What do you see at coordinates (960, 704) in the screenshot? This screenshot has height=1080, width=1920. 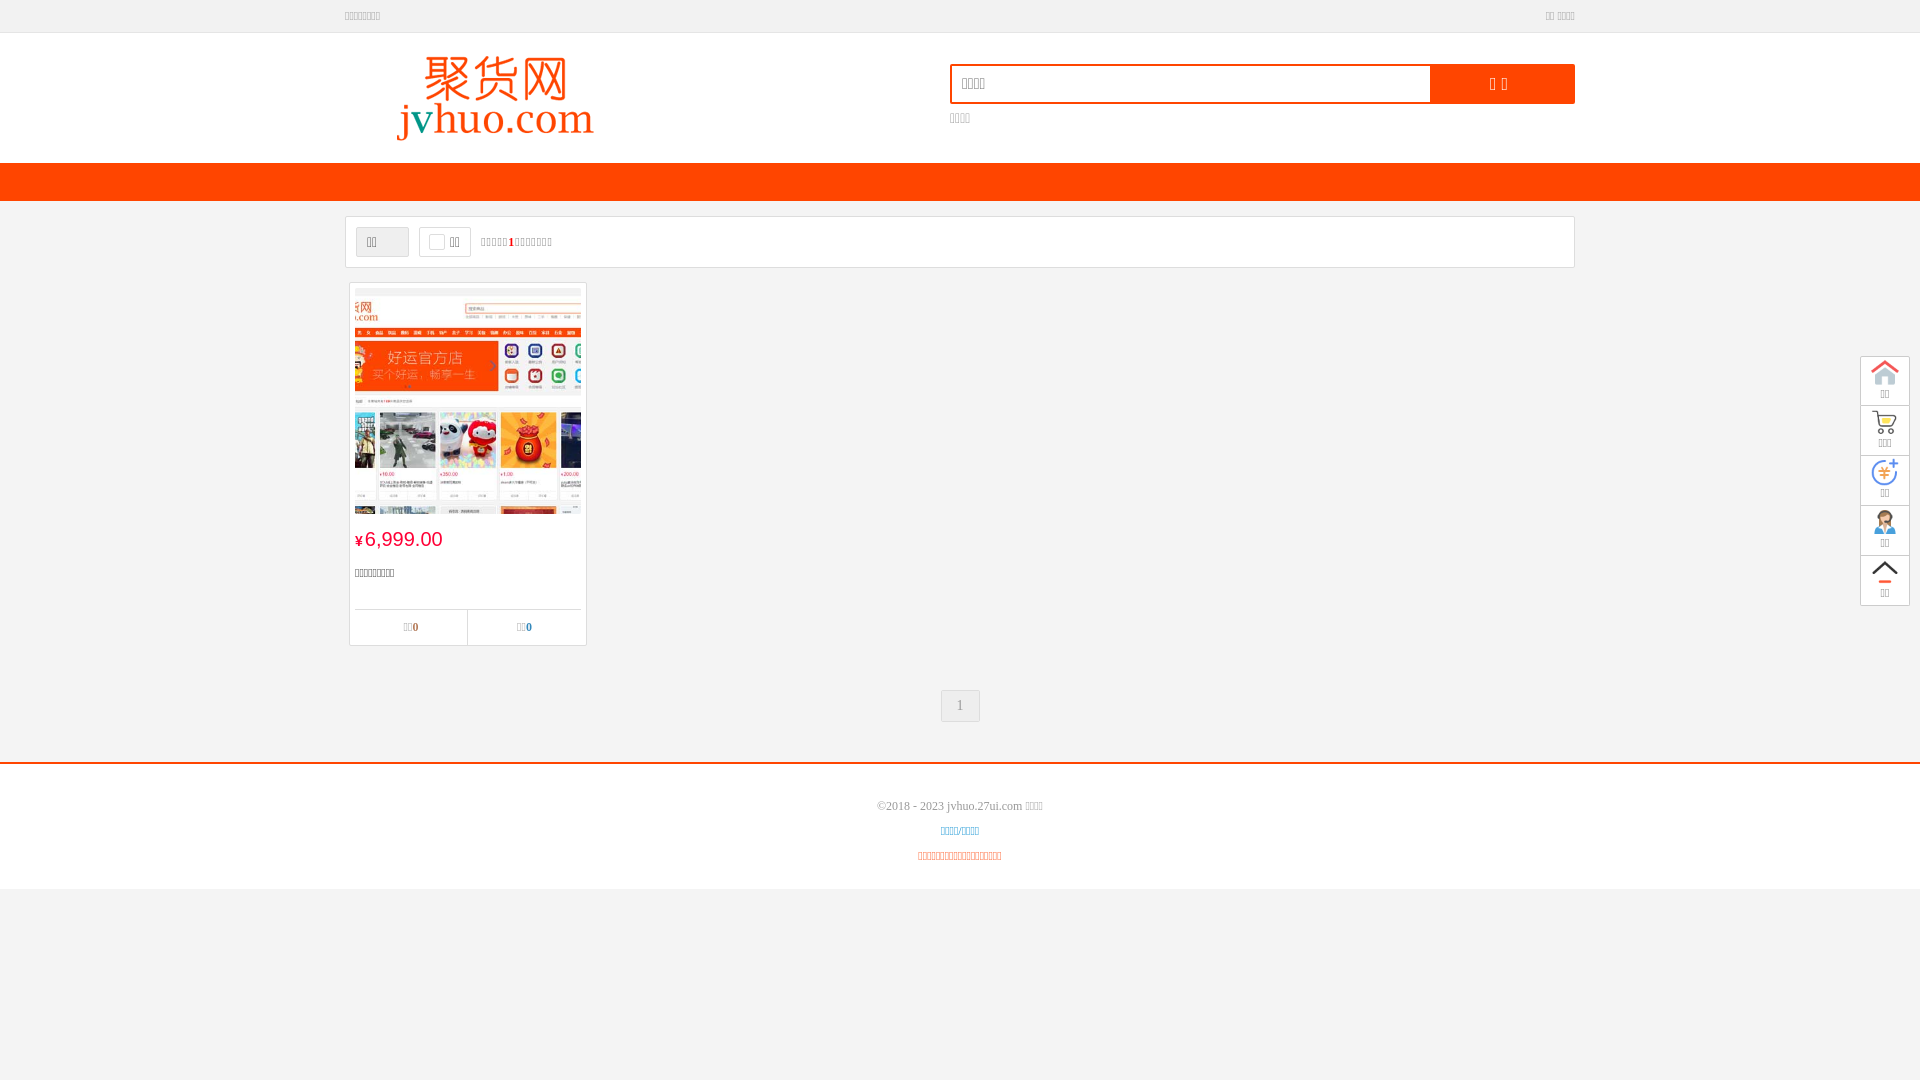 I see `'1'` at bounding box center [960, 704].